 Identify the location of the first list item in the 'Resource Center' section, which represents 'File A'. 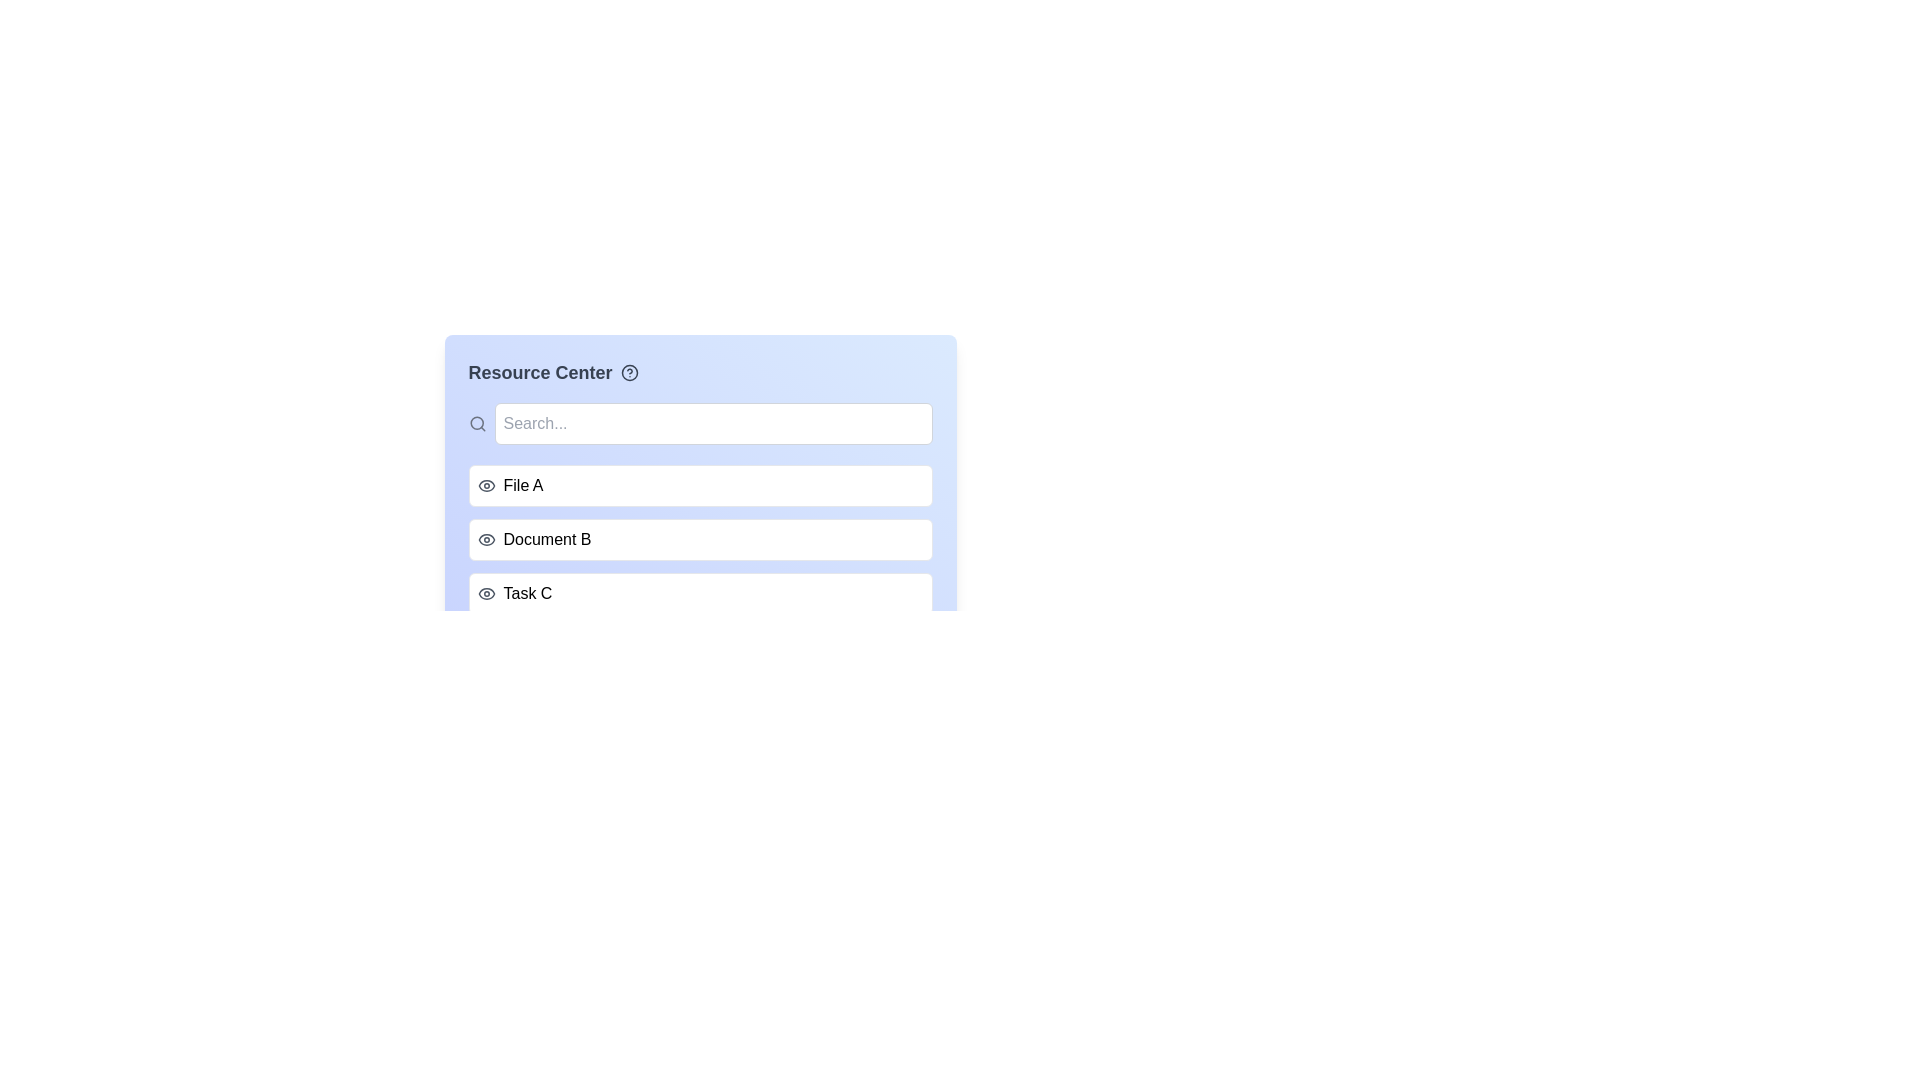
(700, 486).